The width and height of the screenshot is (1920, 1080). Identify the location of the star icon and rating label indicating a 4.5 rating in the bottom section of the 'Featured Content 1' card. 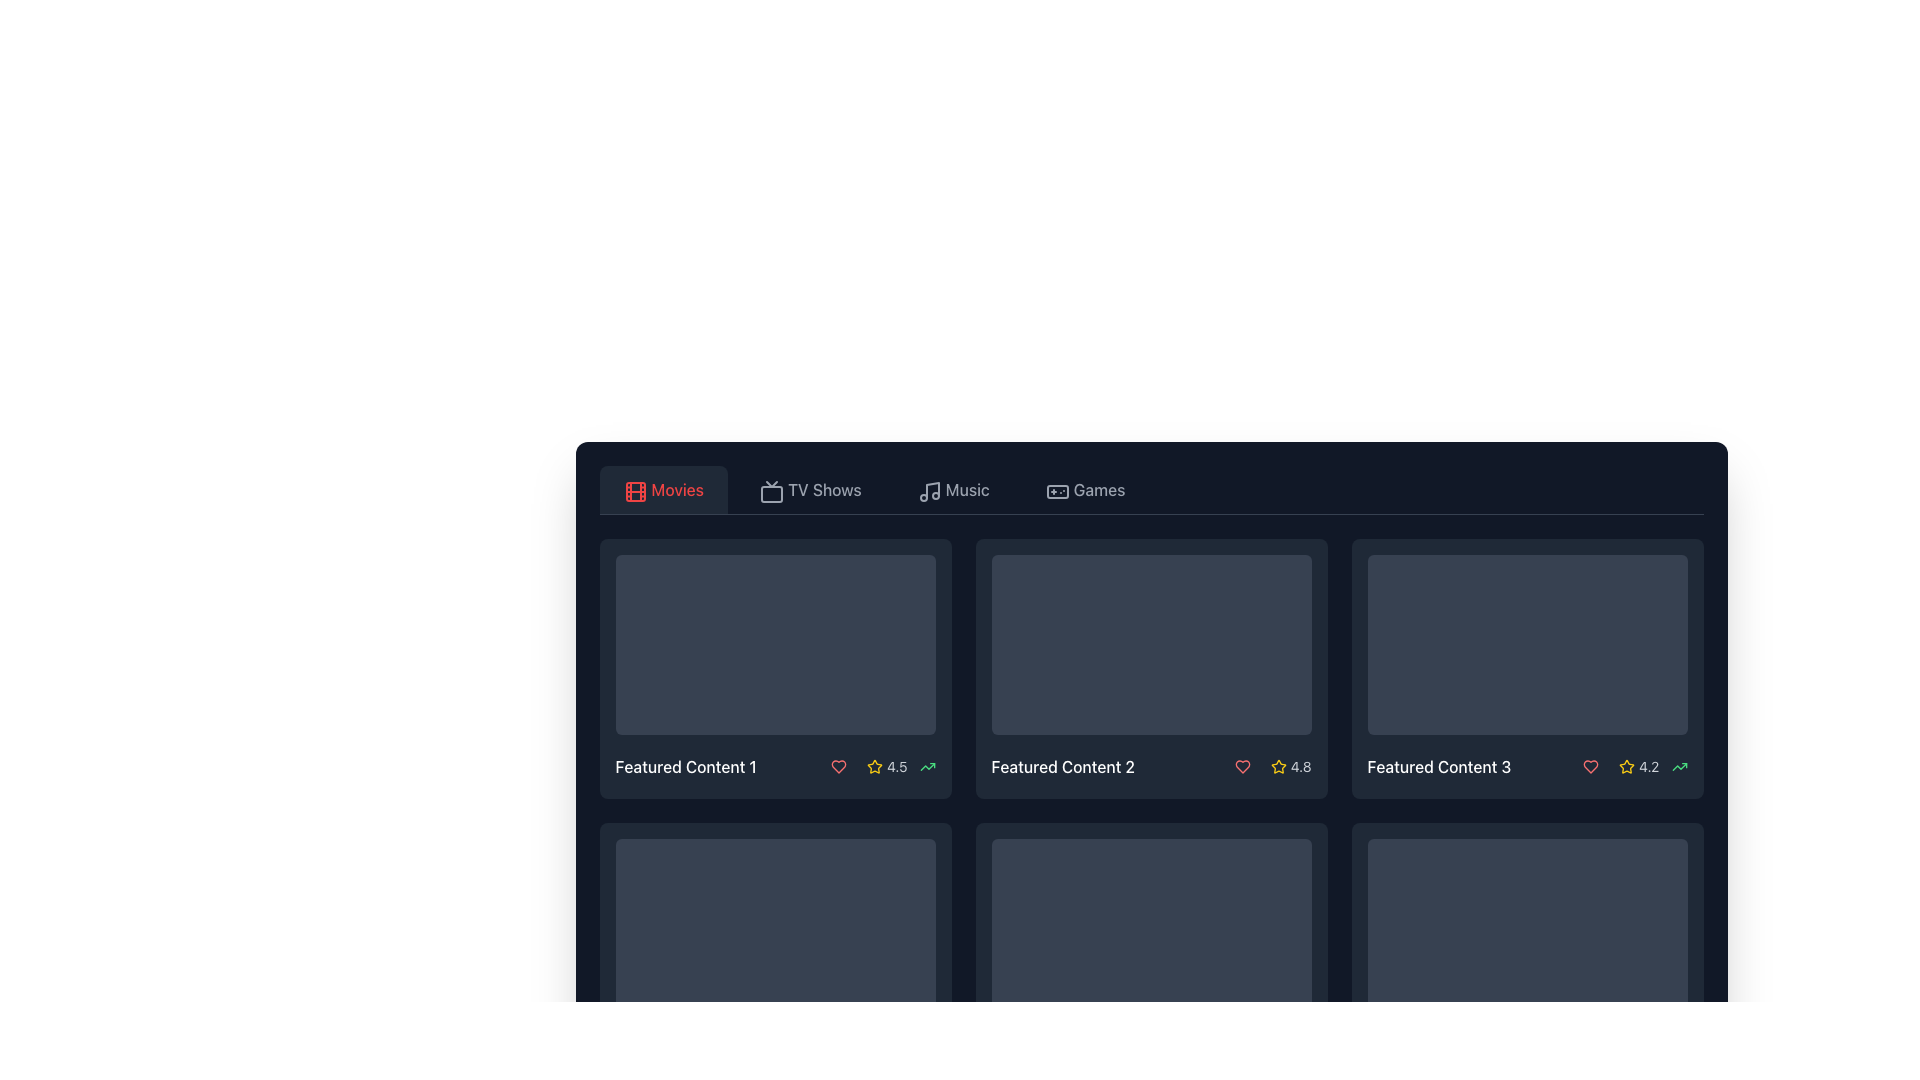
(886, 766).